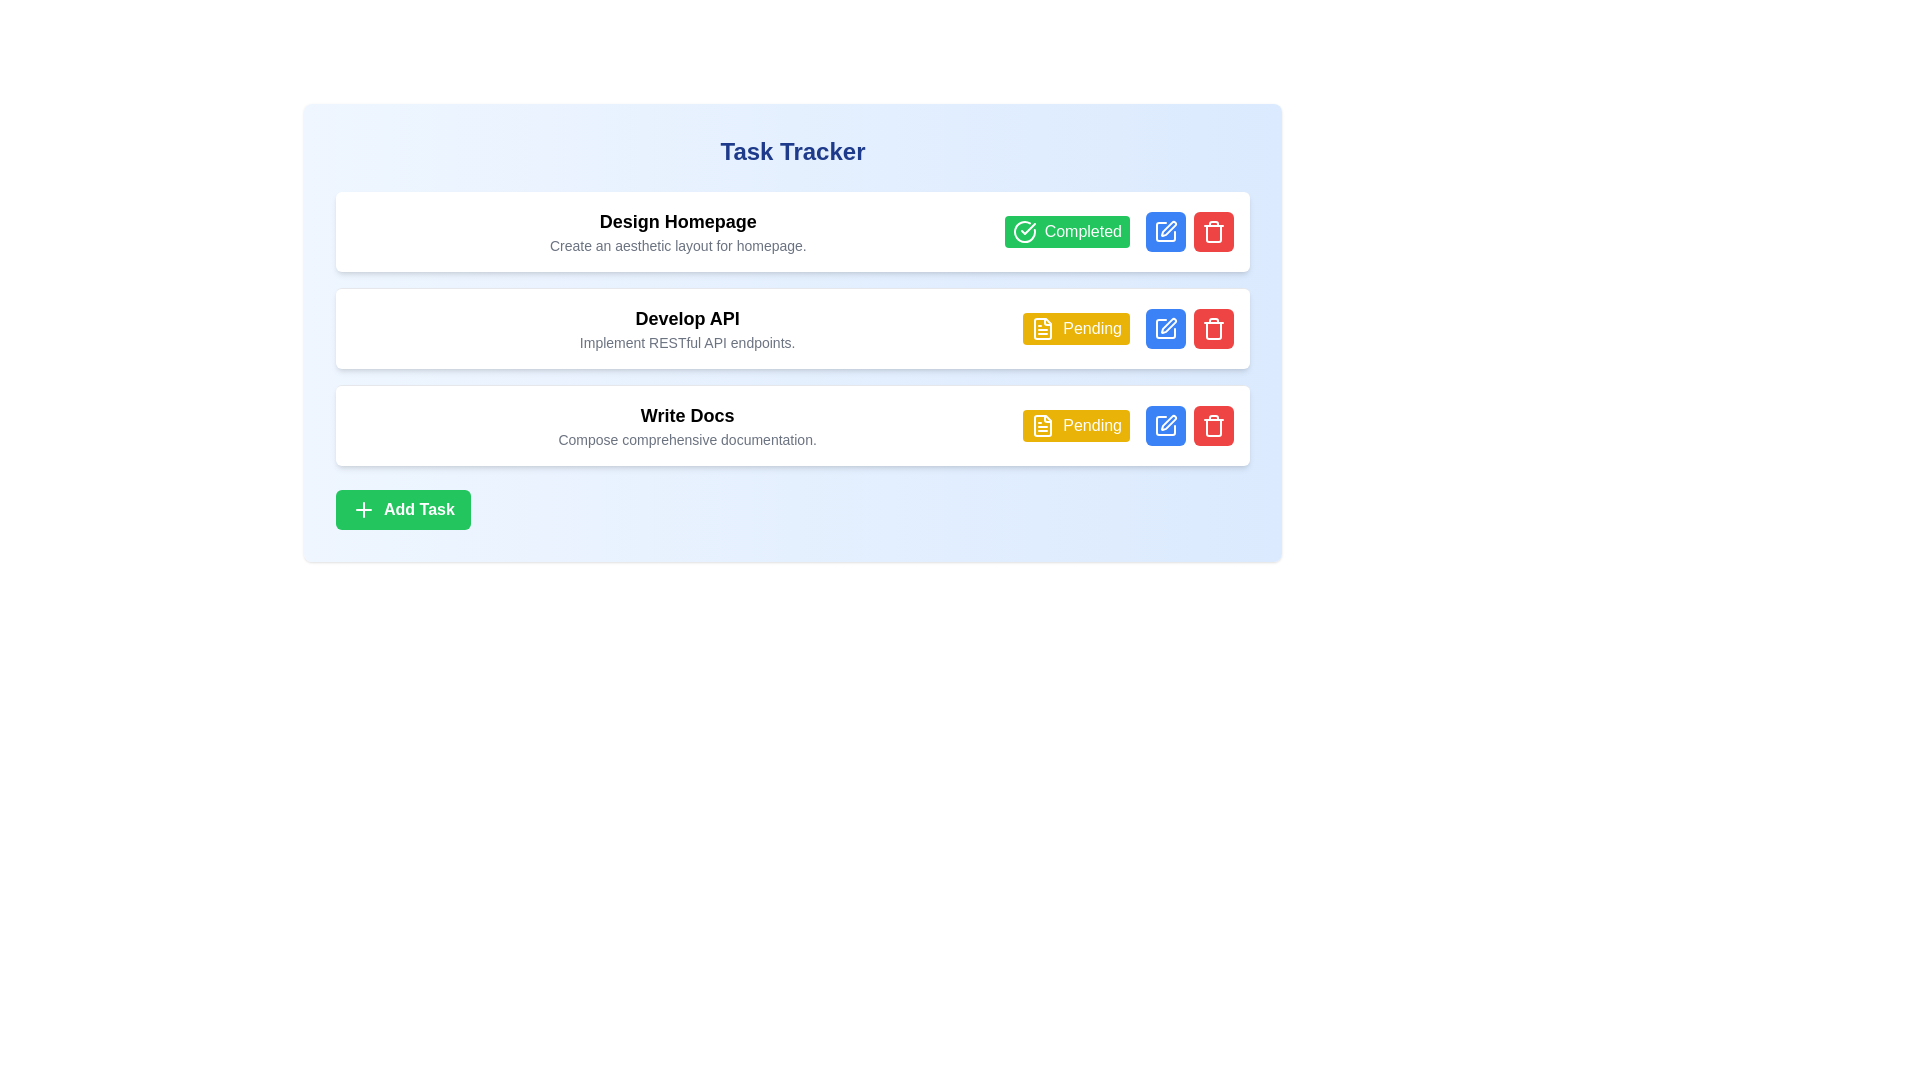 This screenshot has width=1920, height=1080. Describe the element at coordinates (1066, 230) in the screenshot. I see `the status indicator button located in the topmost task row, positioned between the task title and the blue 'Edit' button, to visually signal that the task has been completed` at that location.